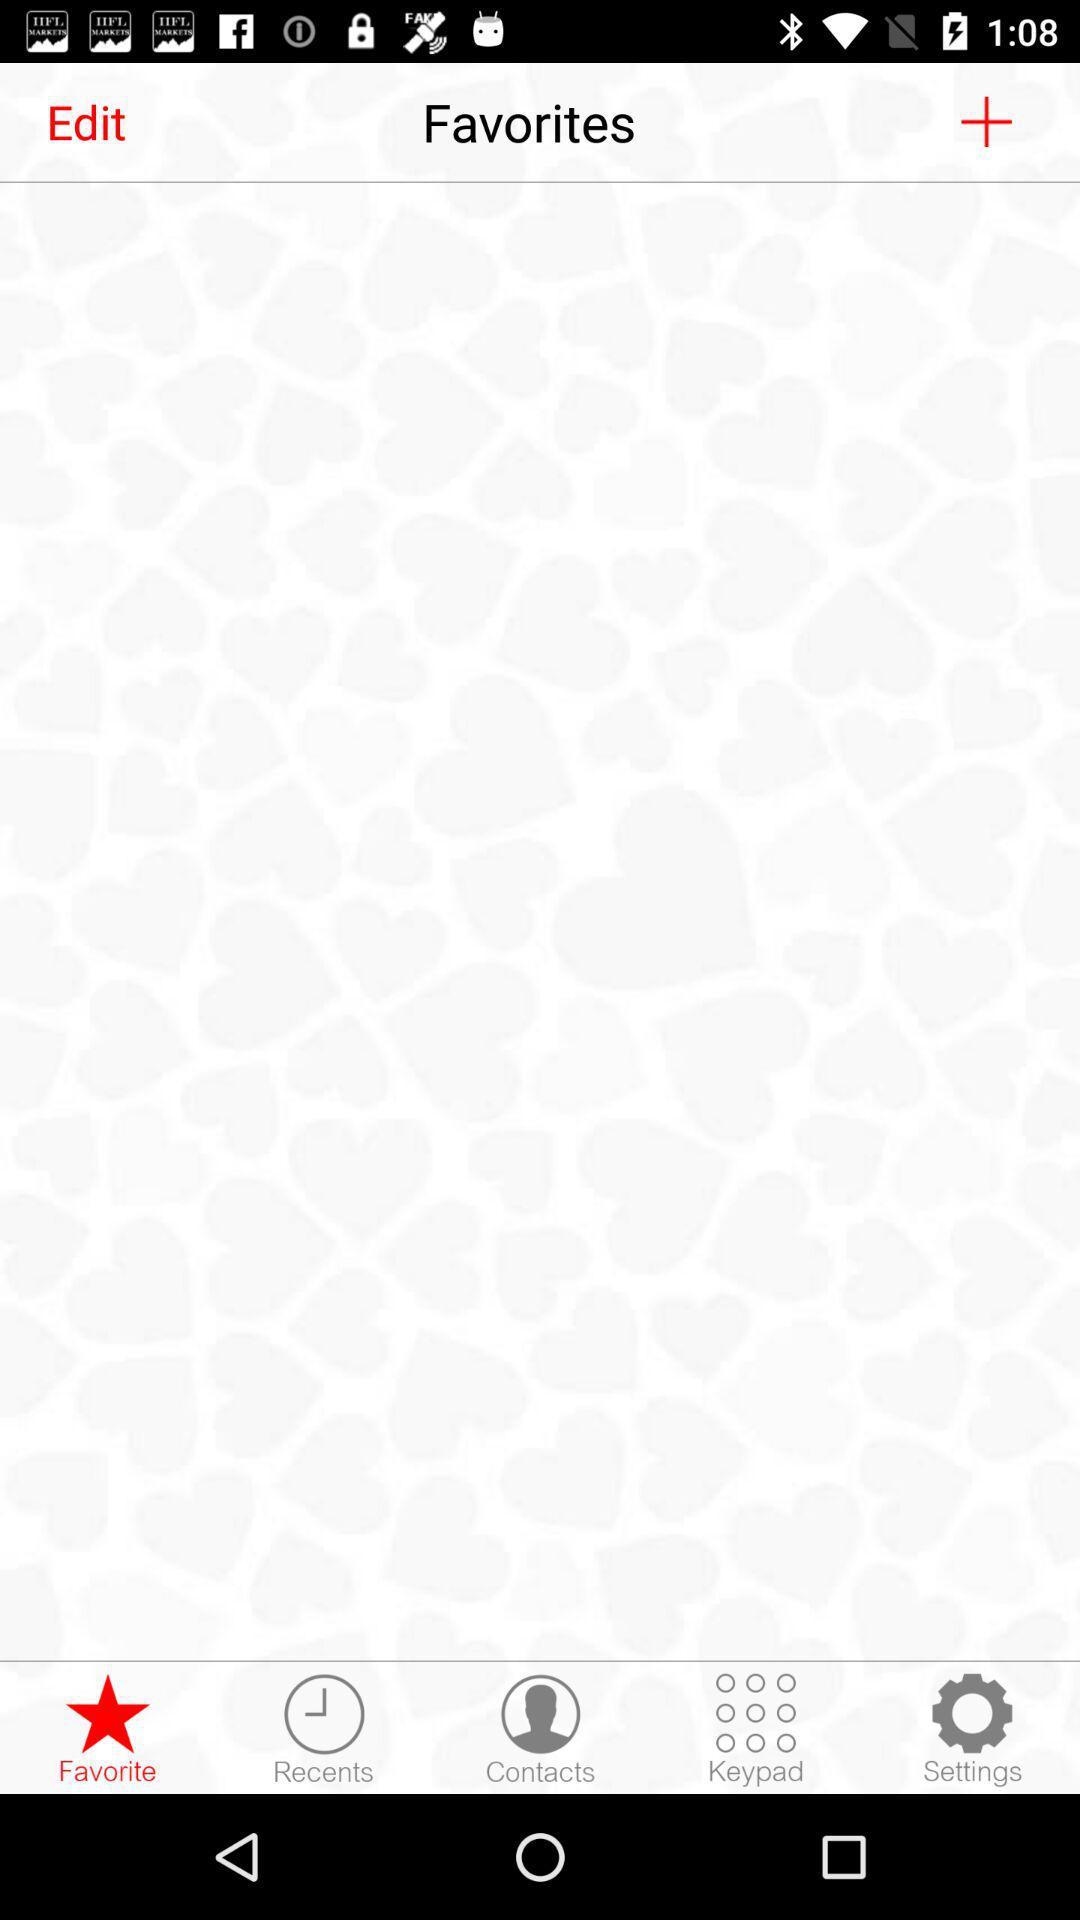 The height and width of the screenshot is (1920, 1080). Describe the element at coordinates (323, 1728) in the screenshot. I see `the time icon` at that location.